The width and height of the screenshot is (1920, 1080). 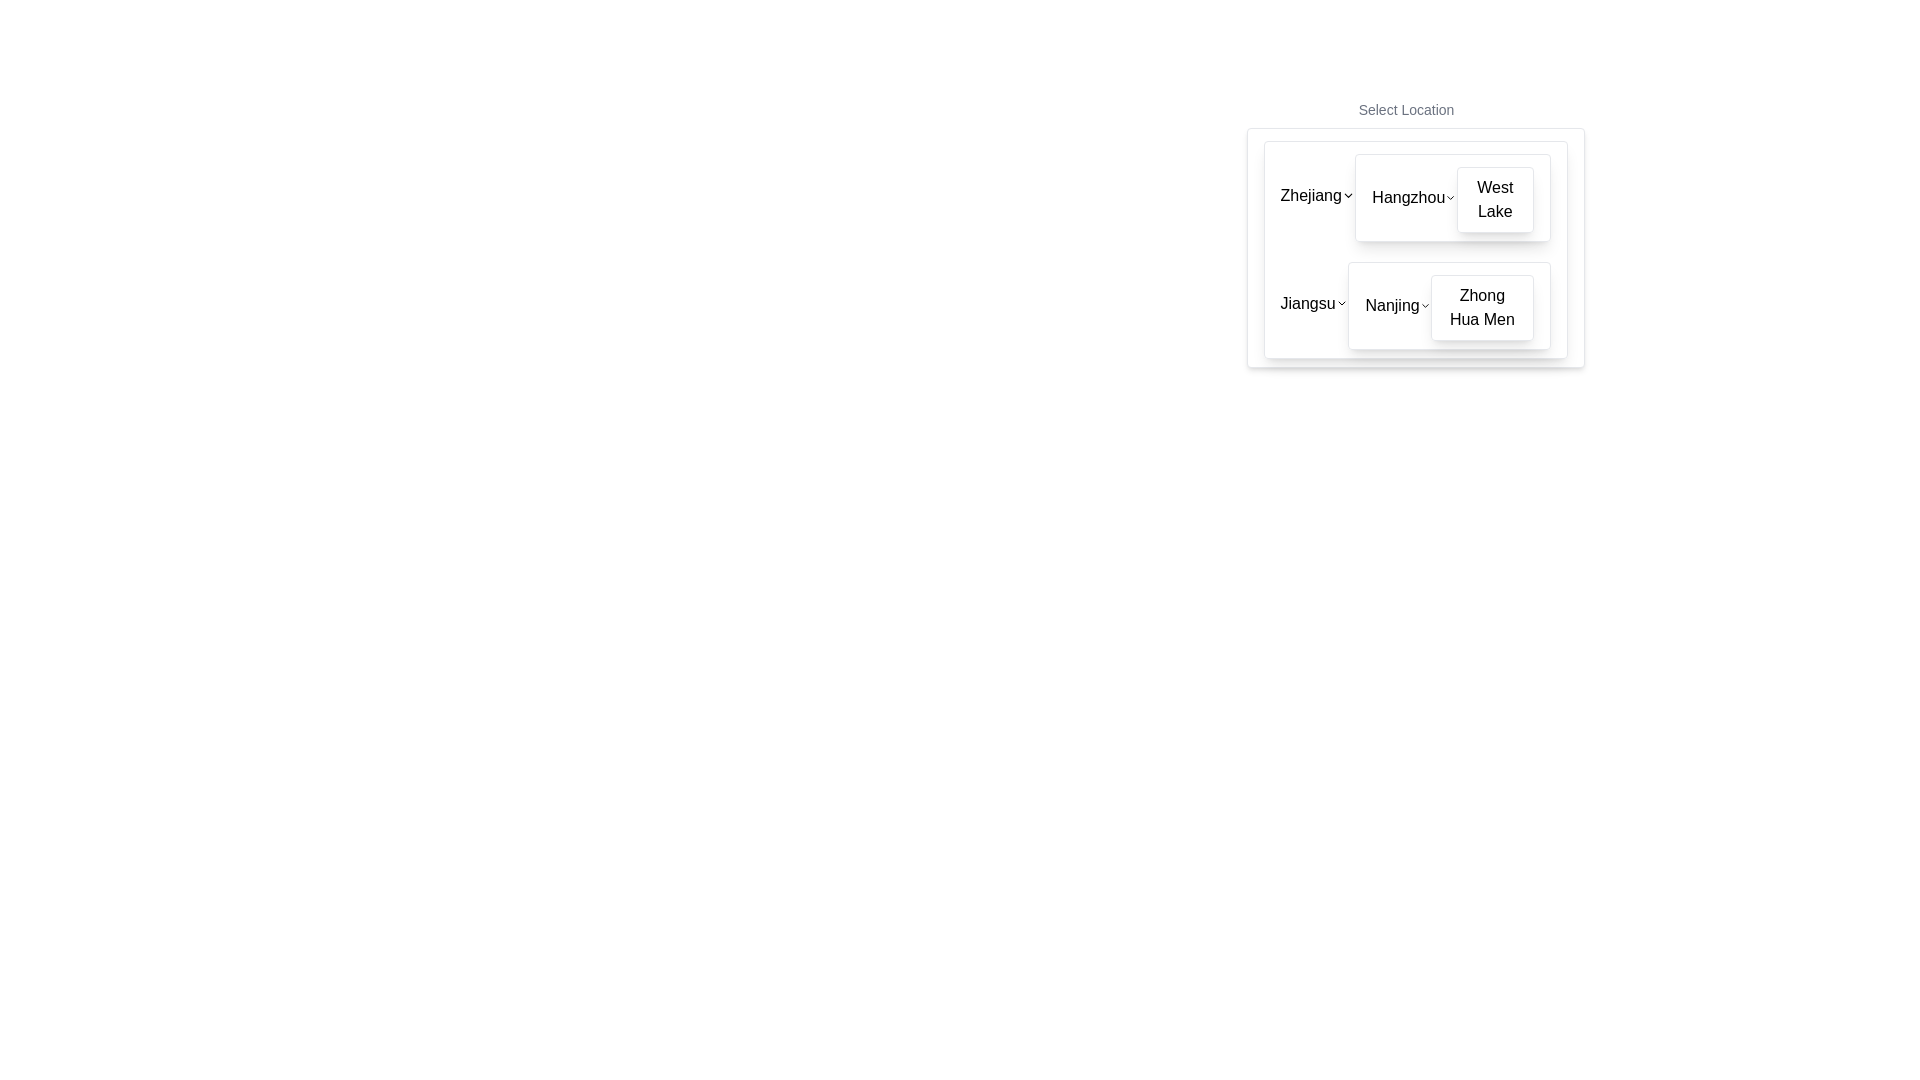 What do you see at coordinates (1495, 200) in the screenshot?
I see `the 'West Lake' card element within the dropdown menu that appears under the 'Hangzhou' option` at bounding box center [1495, 200].